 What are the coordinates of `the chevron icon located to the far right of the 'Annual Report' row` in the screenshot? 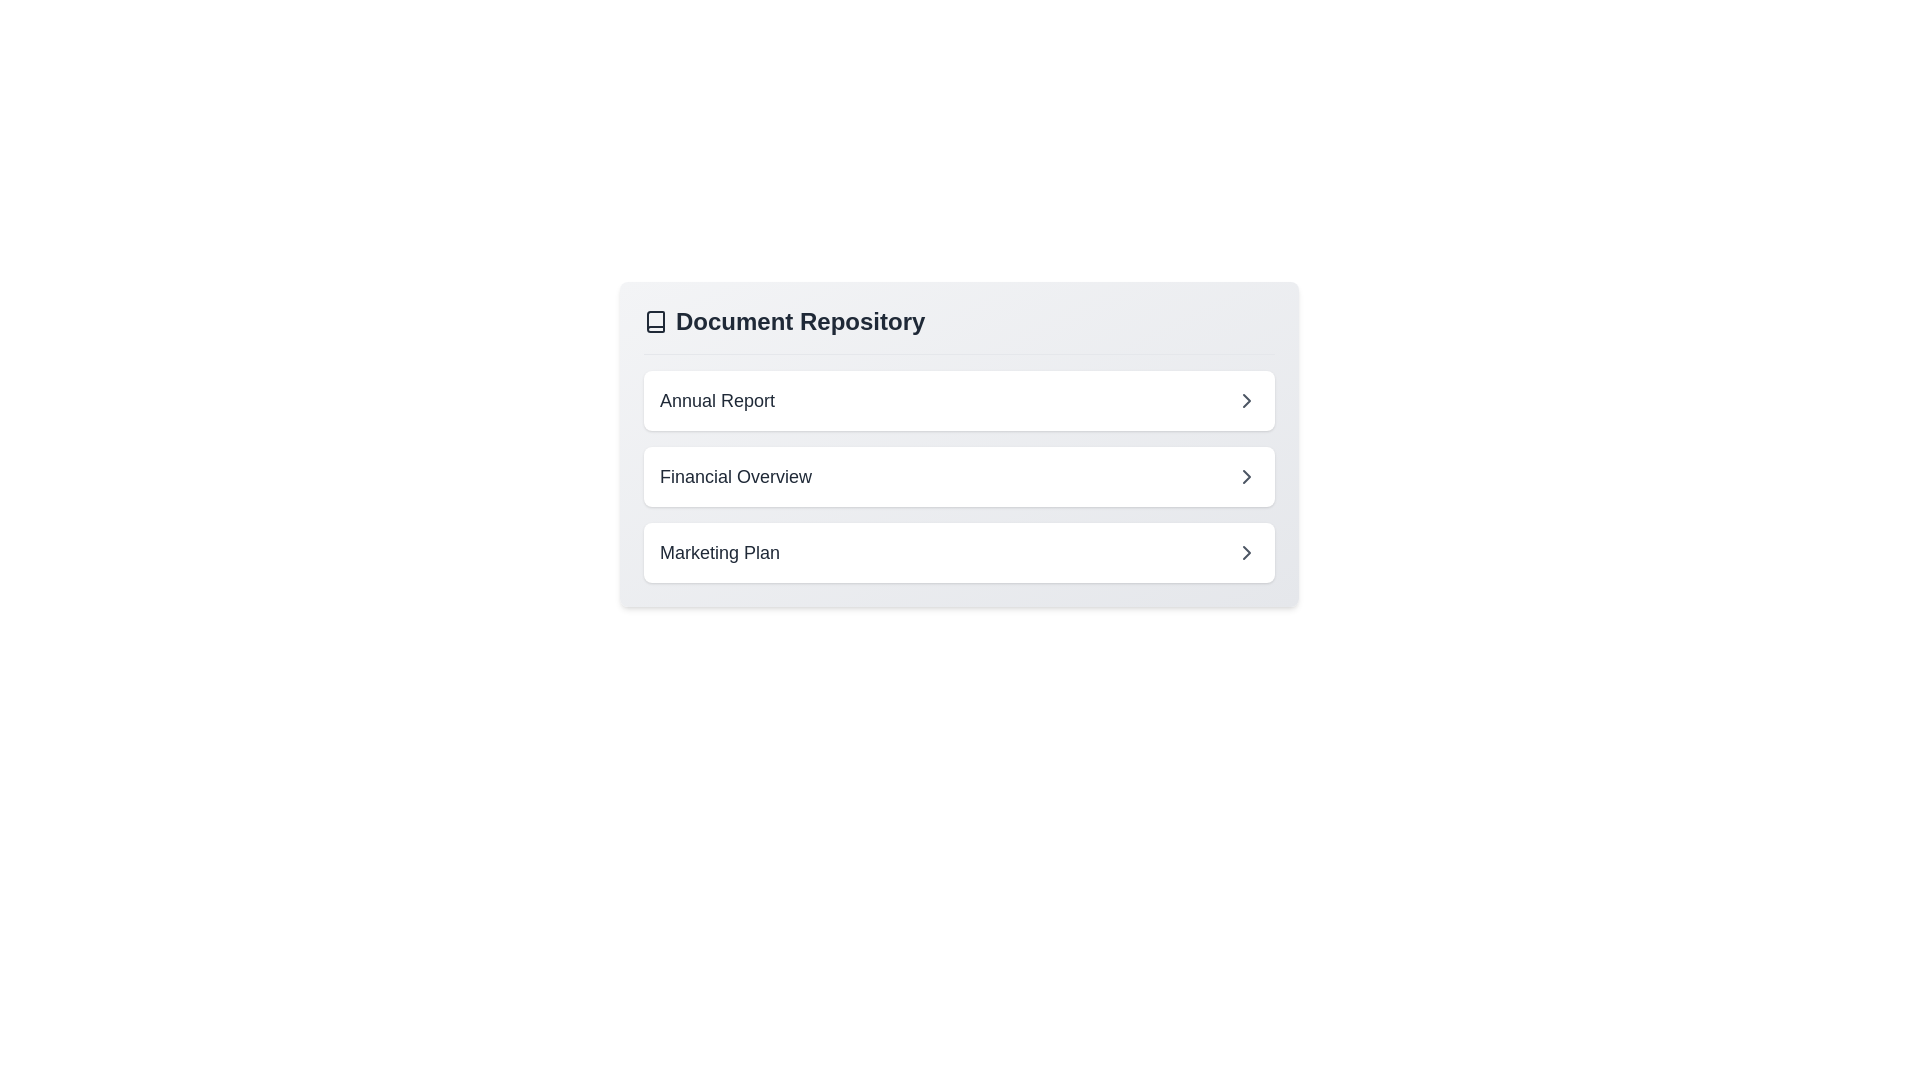 It's located at (1246, 401).